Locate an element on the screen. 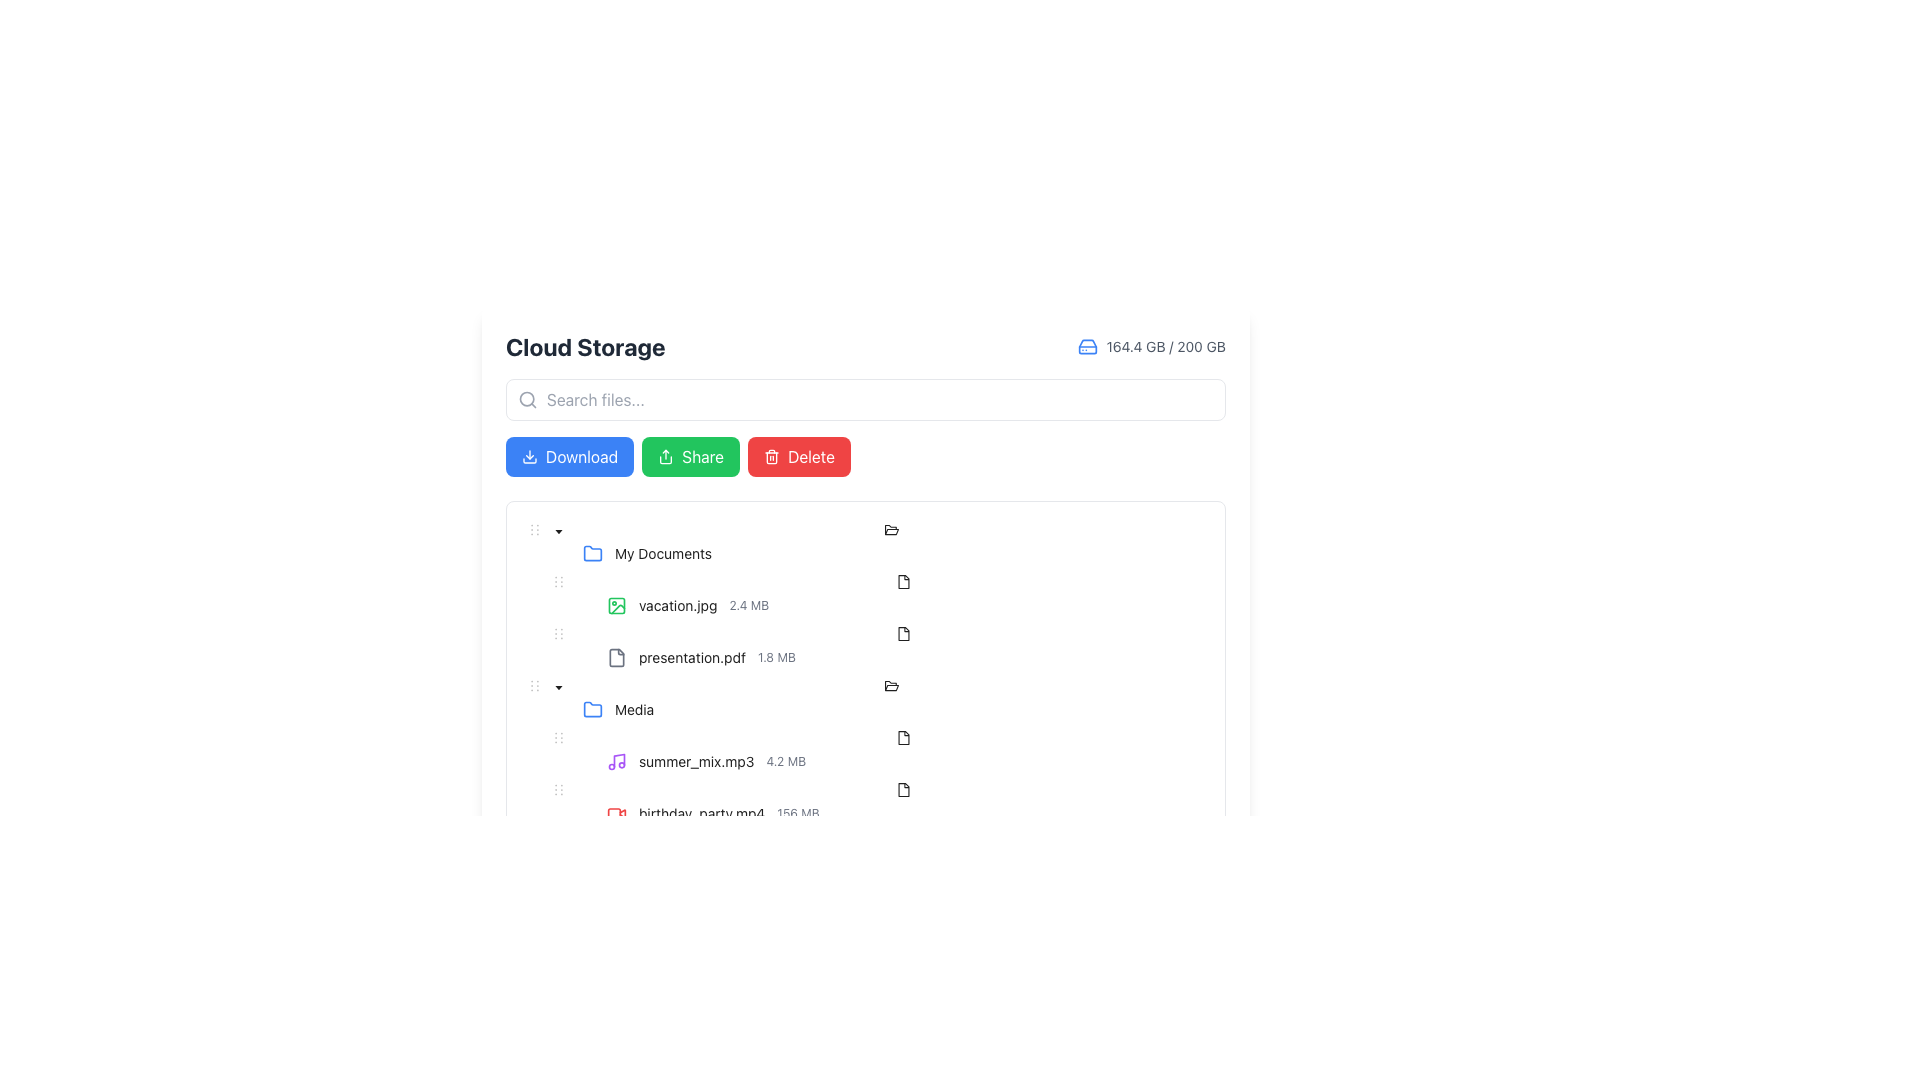 The height and width of the screenshot is (1080, 1920). the list item labeled 'summer_mix.mp3' is located at coordinates (902, 749).